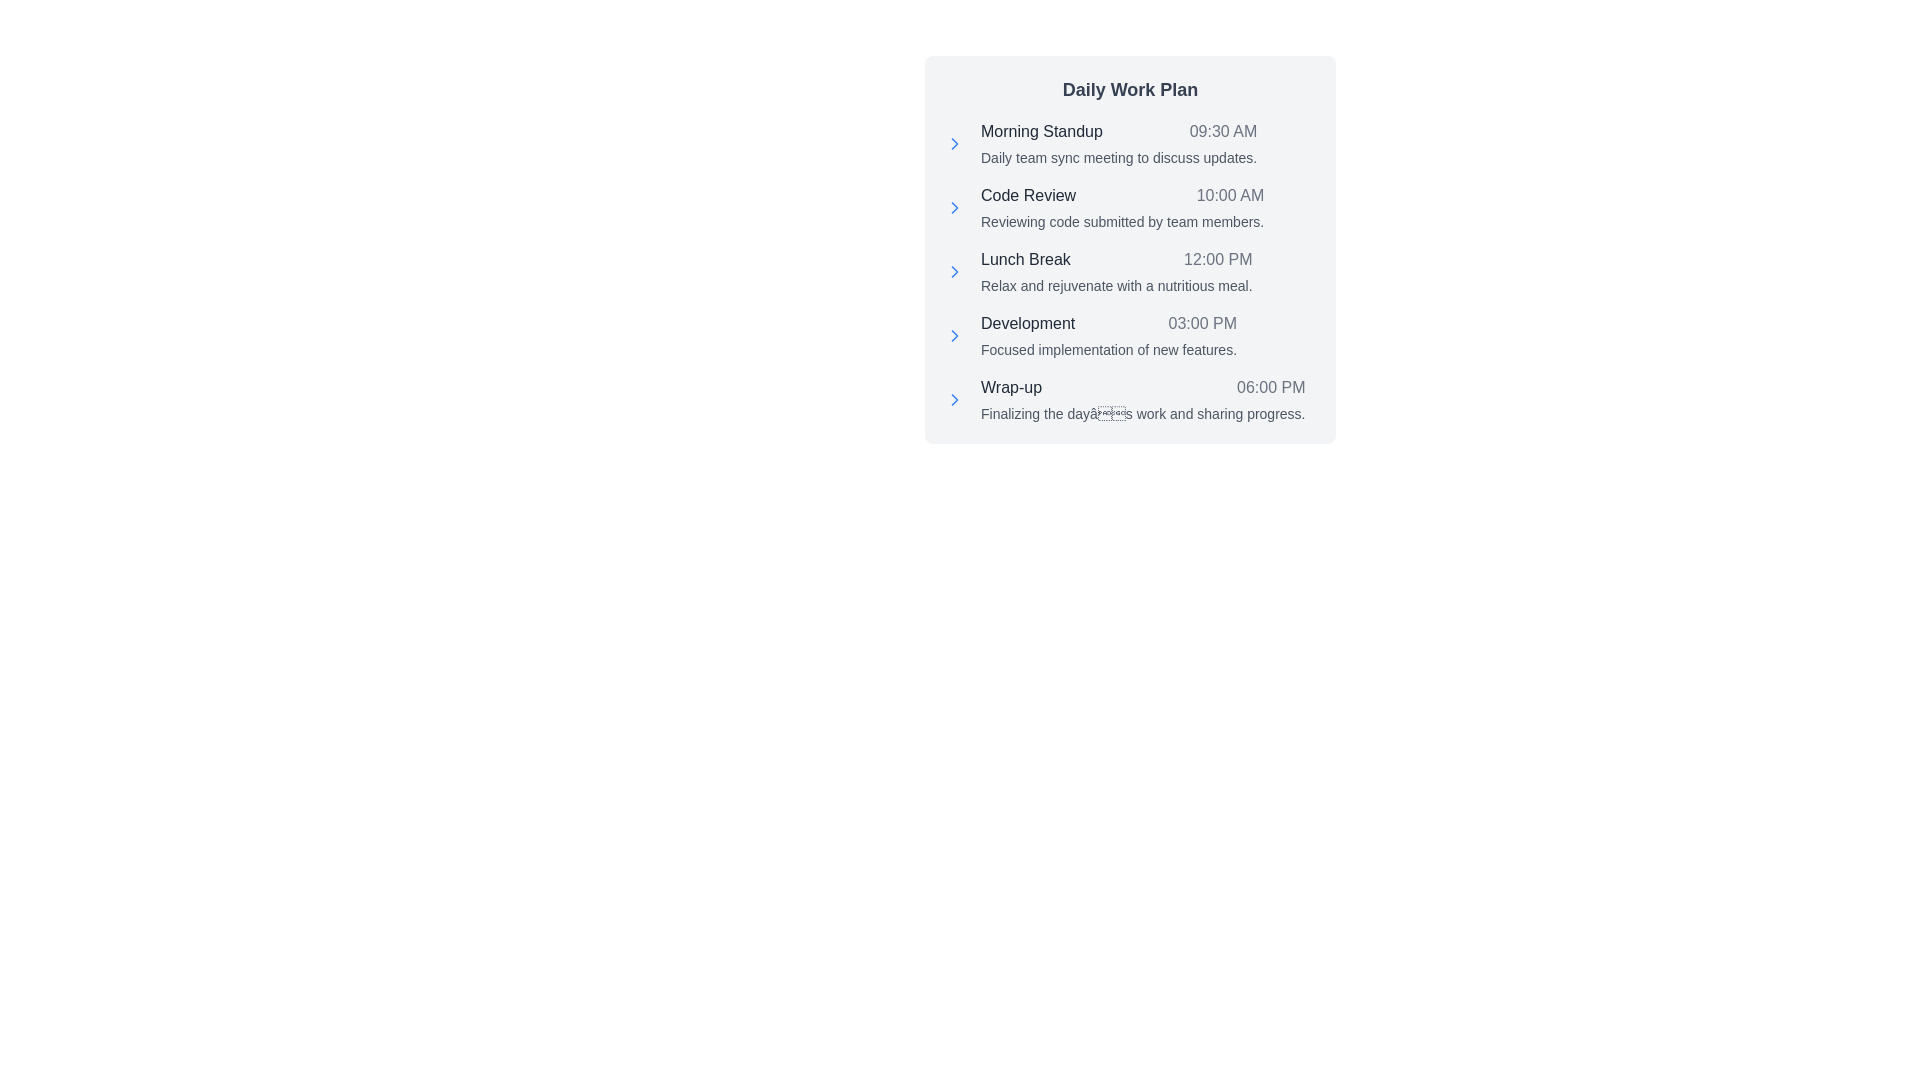 The height and width of the screenshot is (1080, 1920). What do you see at coordinates (1130, 272) in the screenshot?
I see `title and description from the third text block in the vertical list under 'Daily Work Plan', which indicates a scheduled break during the day` at bounding box center [1130, 272].